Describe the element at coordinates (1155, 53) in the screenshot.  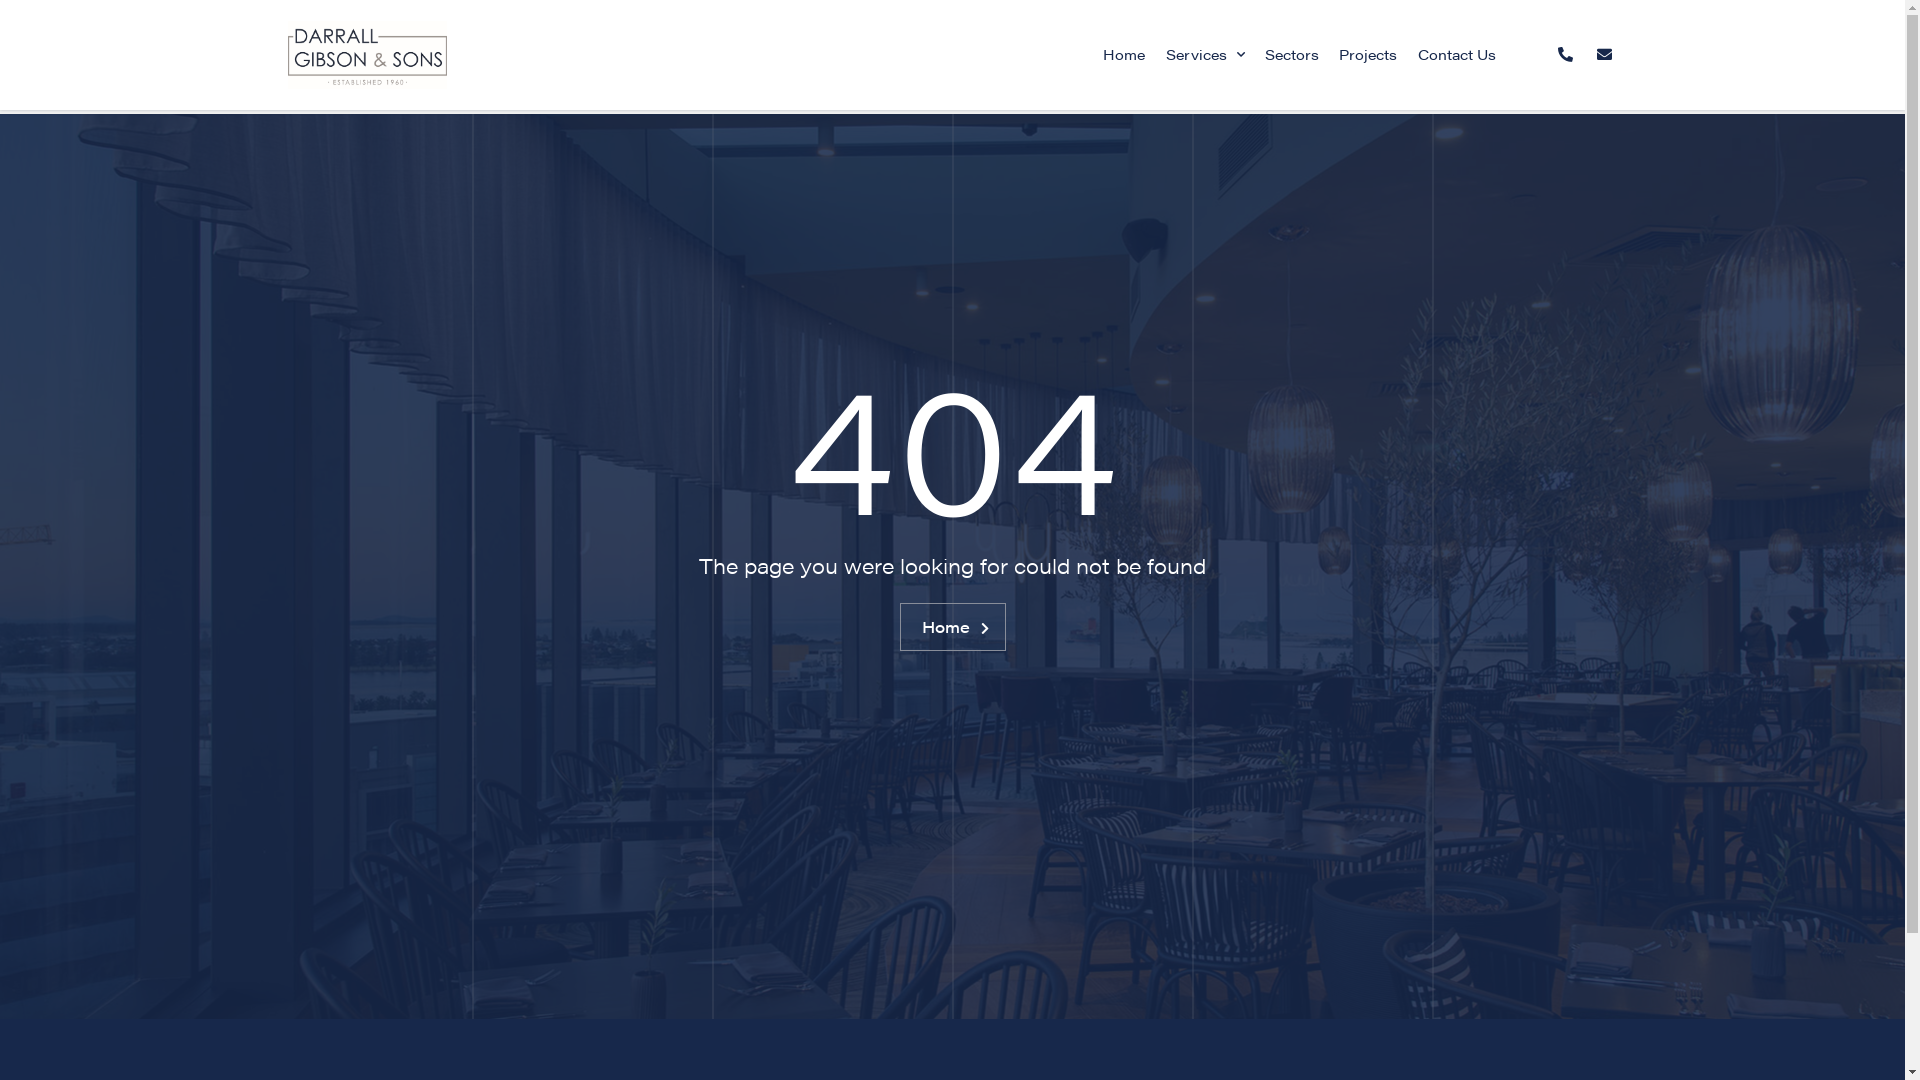
I see `'Services'` at that location.